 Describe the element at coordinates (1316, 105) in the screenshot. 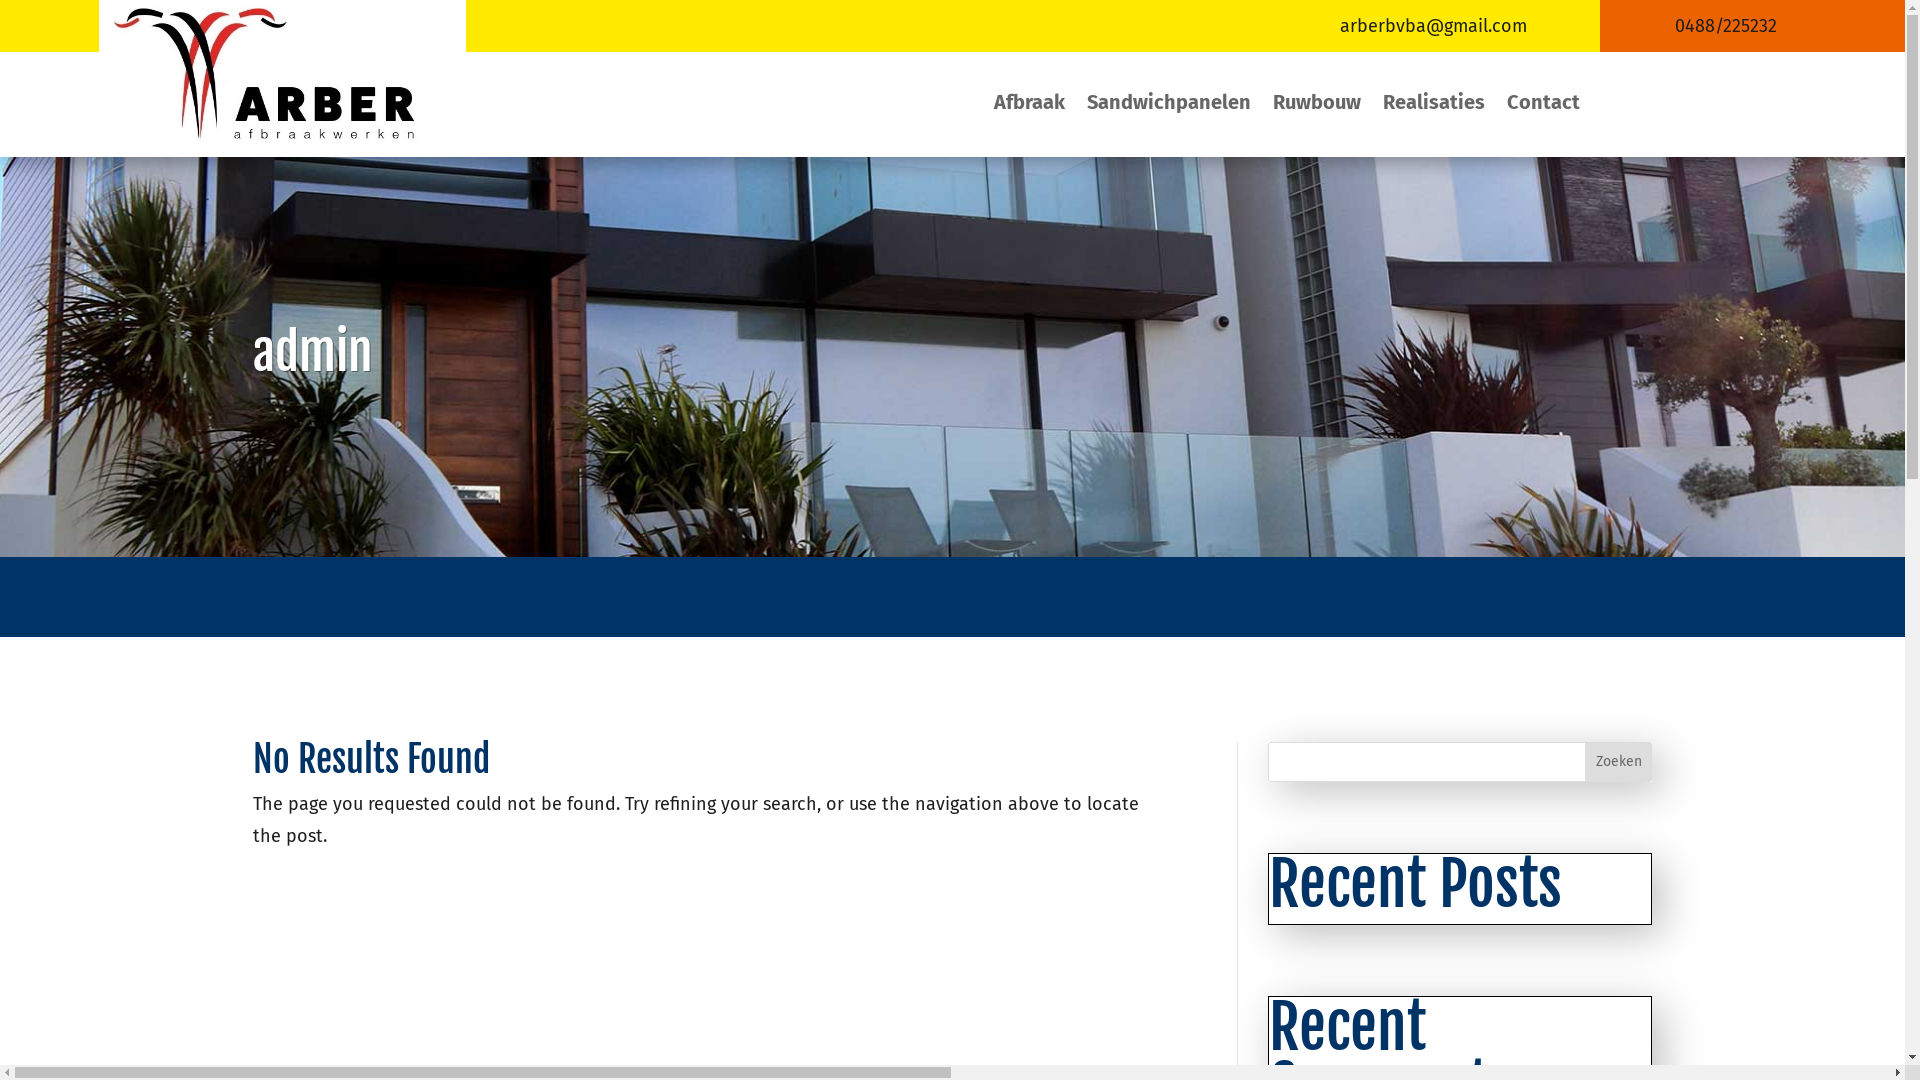

I see `'Ruwbouw'` at that location.